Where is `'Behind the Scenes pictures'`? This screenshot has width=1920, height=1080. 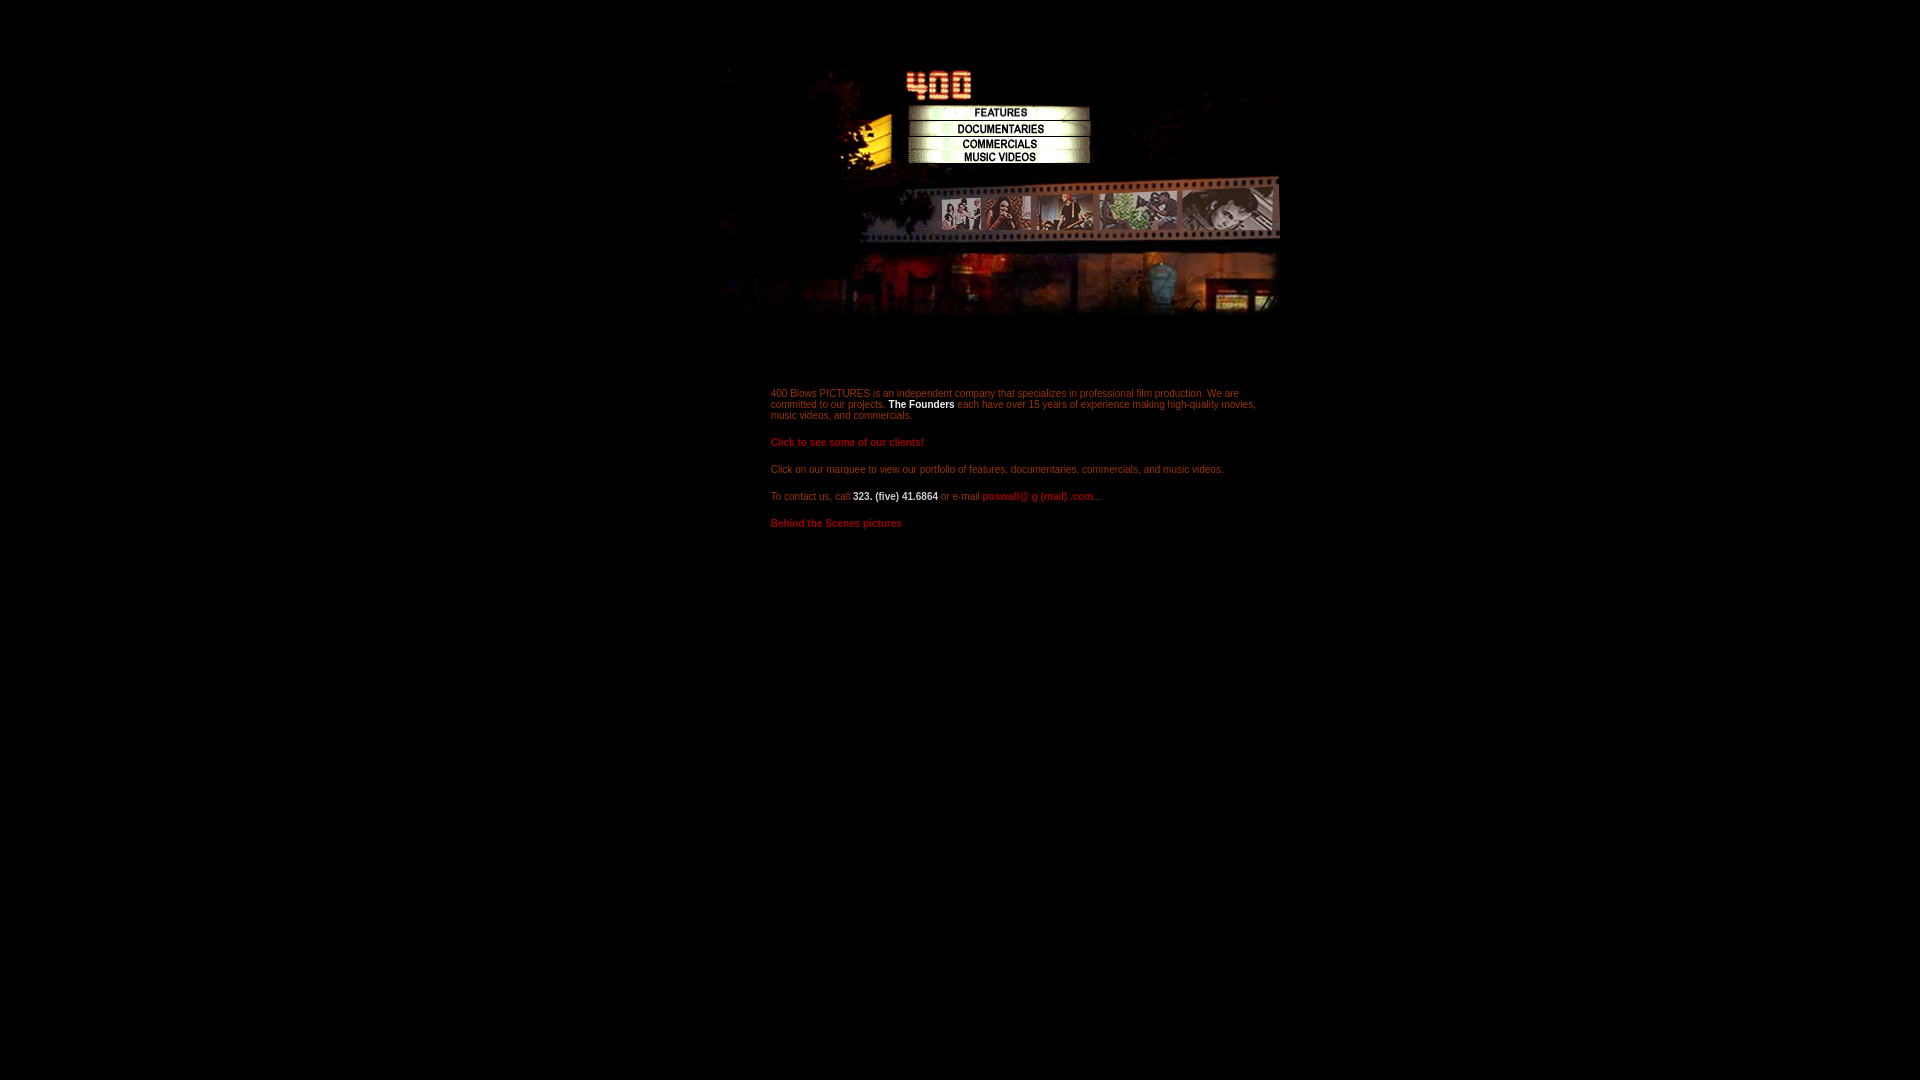 'Behind the Scenes pictures' is located at coordinates (836, 522).